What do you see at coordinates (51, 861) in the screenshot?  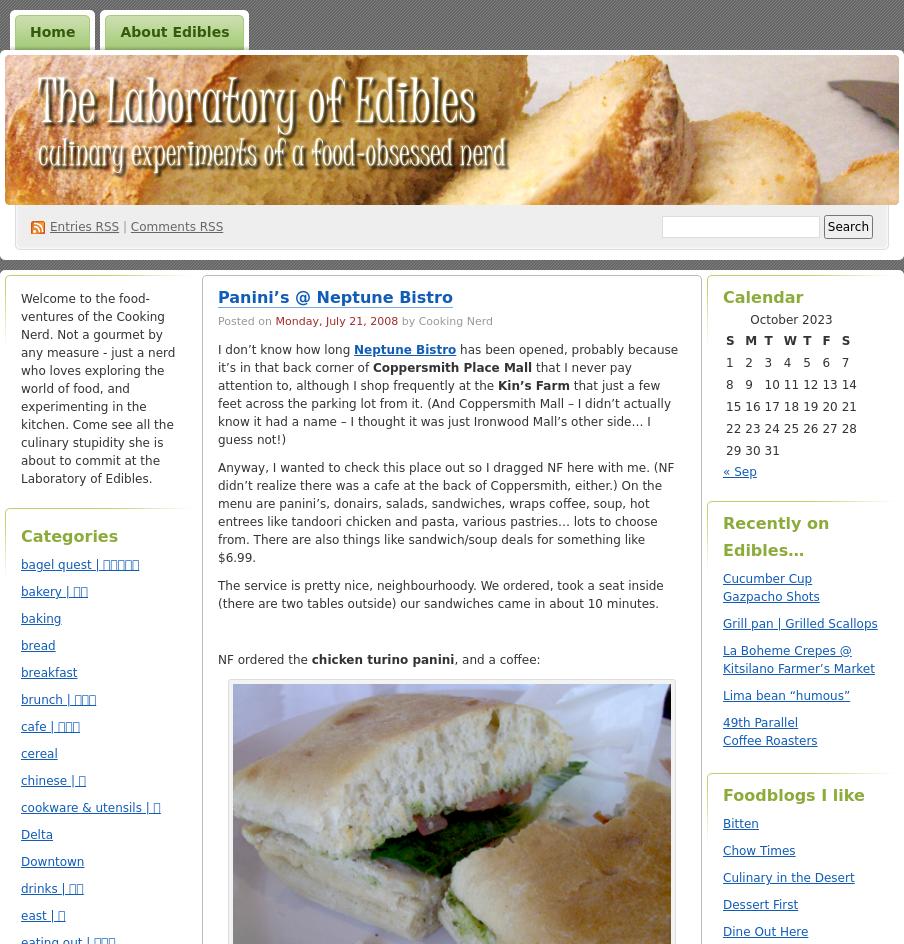 I see `'Downtown'` at bounding box center [51, 861].